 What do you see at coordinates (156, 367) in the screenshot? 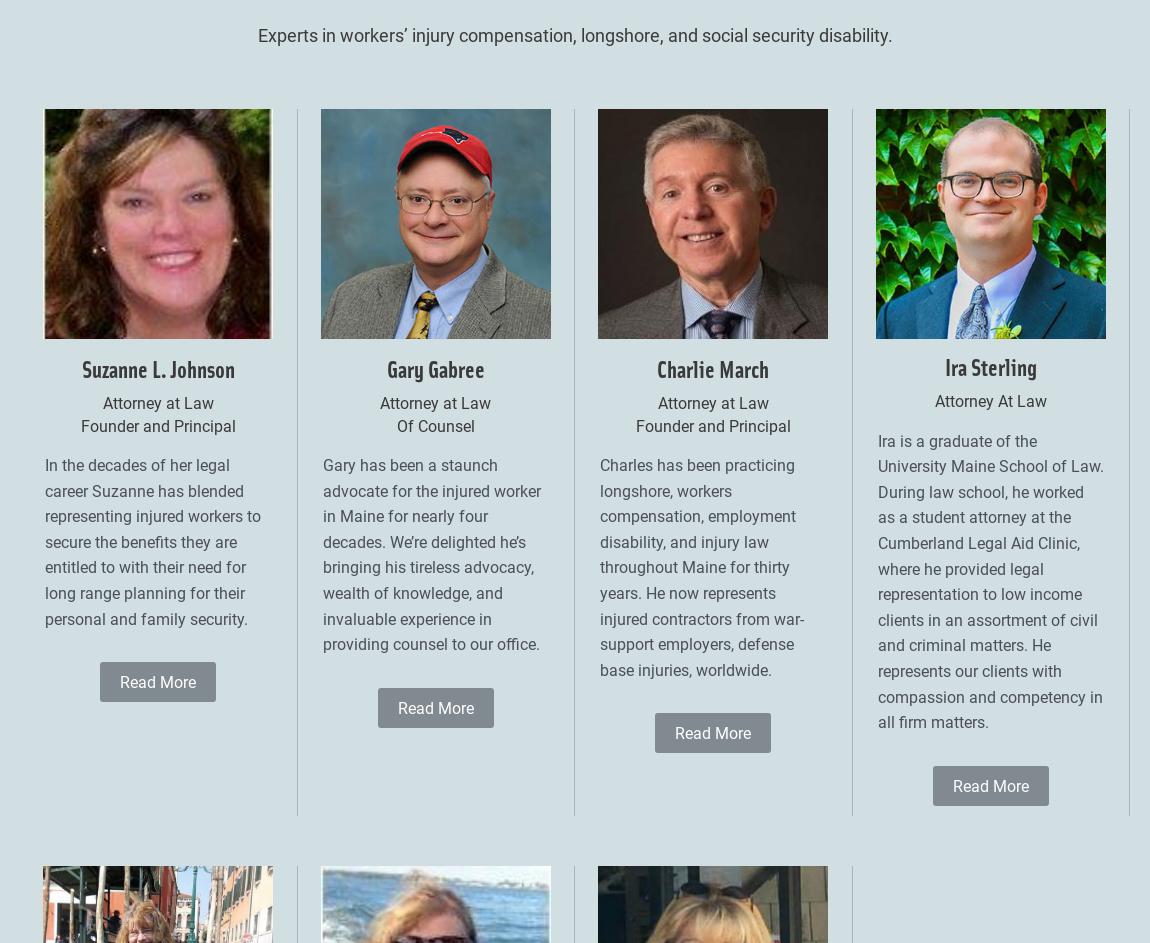
I see `'Suzanne L. Johnson'` at bounding box center [156, 367].